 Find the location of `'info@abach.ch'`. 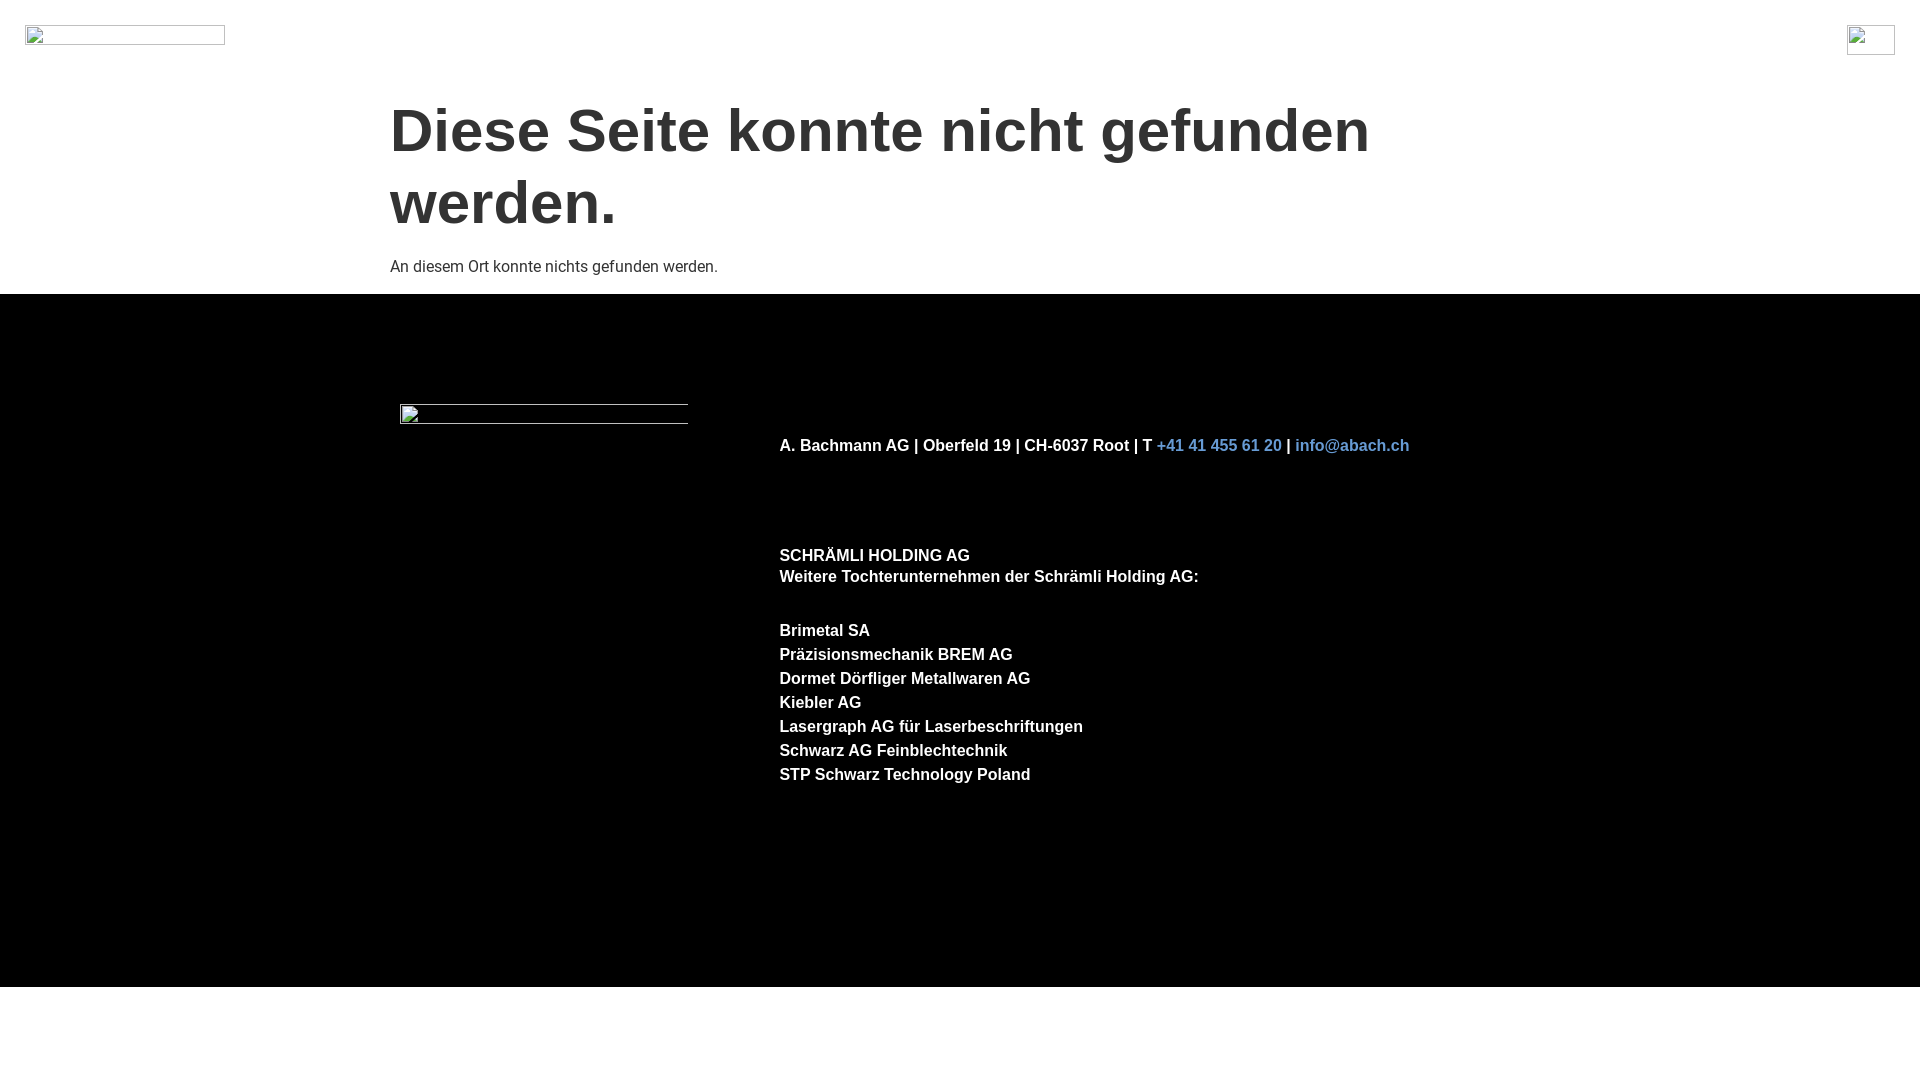

'info@abach.ch' is located at coordinates (1295, 444).